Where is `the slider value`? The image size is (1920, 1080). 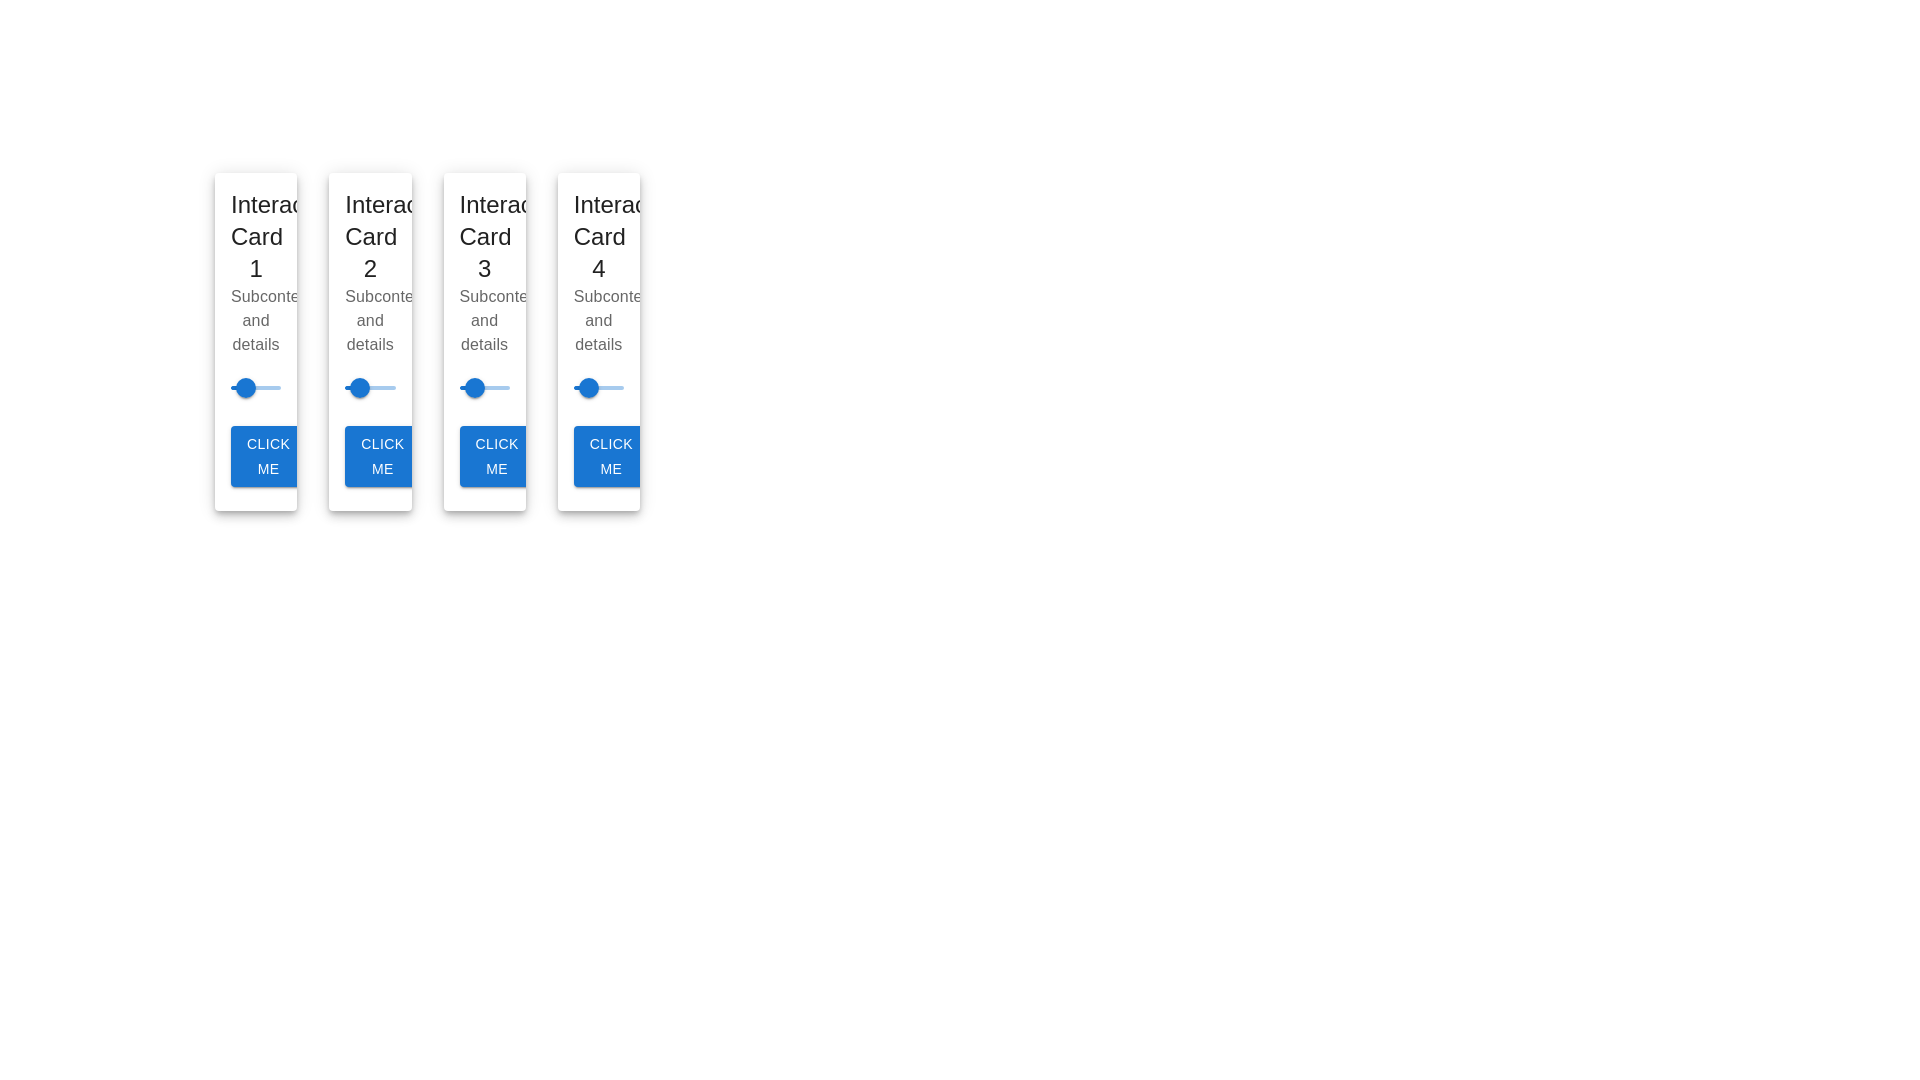
the slider value is located at coordinates (245, 388).